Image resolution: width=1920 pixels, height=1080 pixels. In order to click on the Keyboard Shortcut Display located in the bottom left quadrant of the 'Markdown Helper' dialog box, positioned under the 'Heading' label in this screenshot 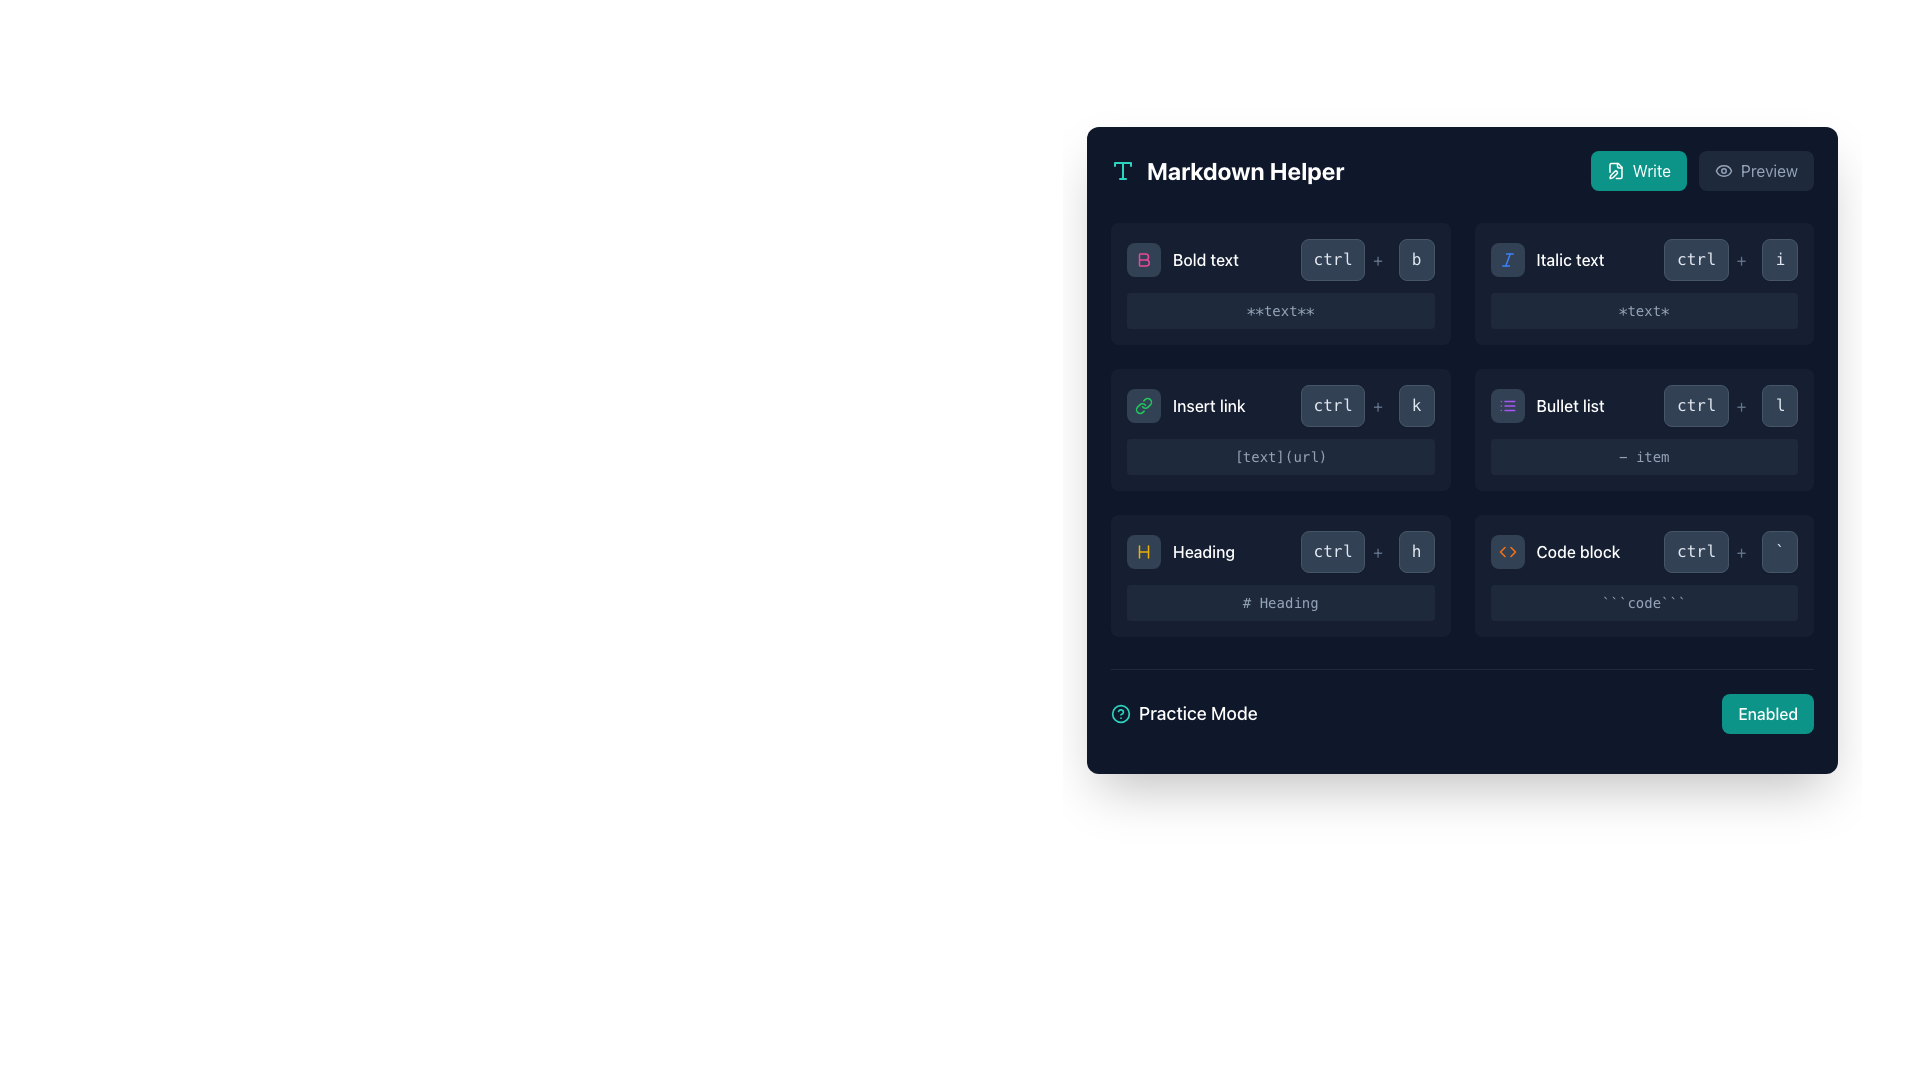, I will do `click(1366, 551)`.